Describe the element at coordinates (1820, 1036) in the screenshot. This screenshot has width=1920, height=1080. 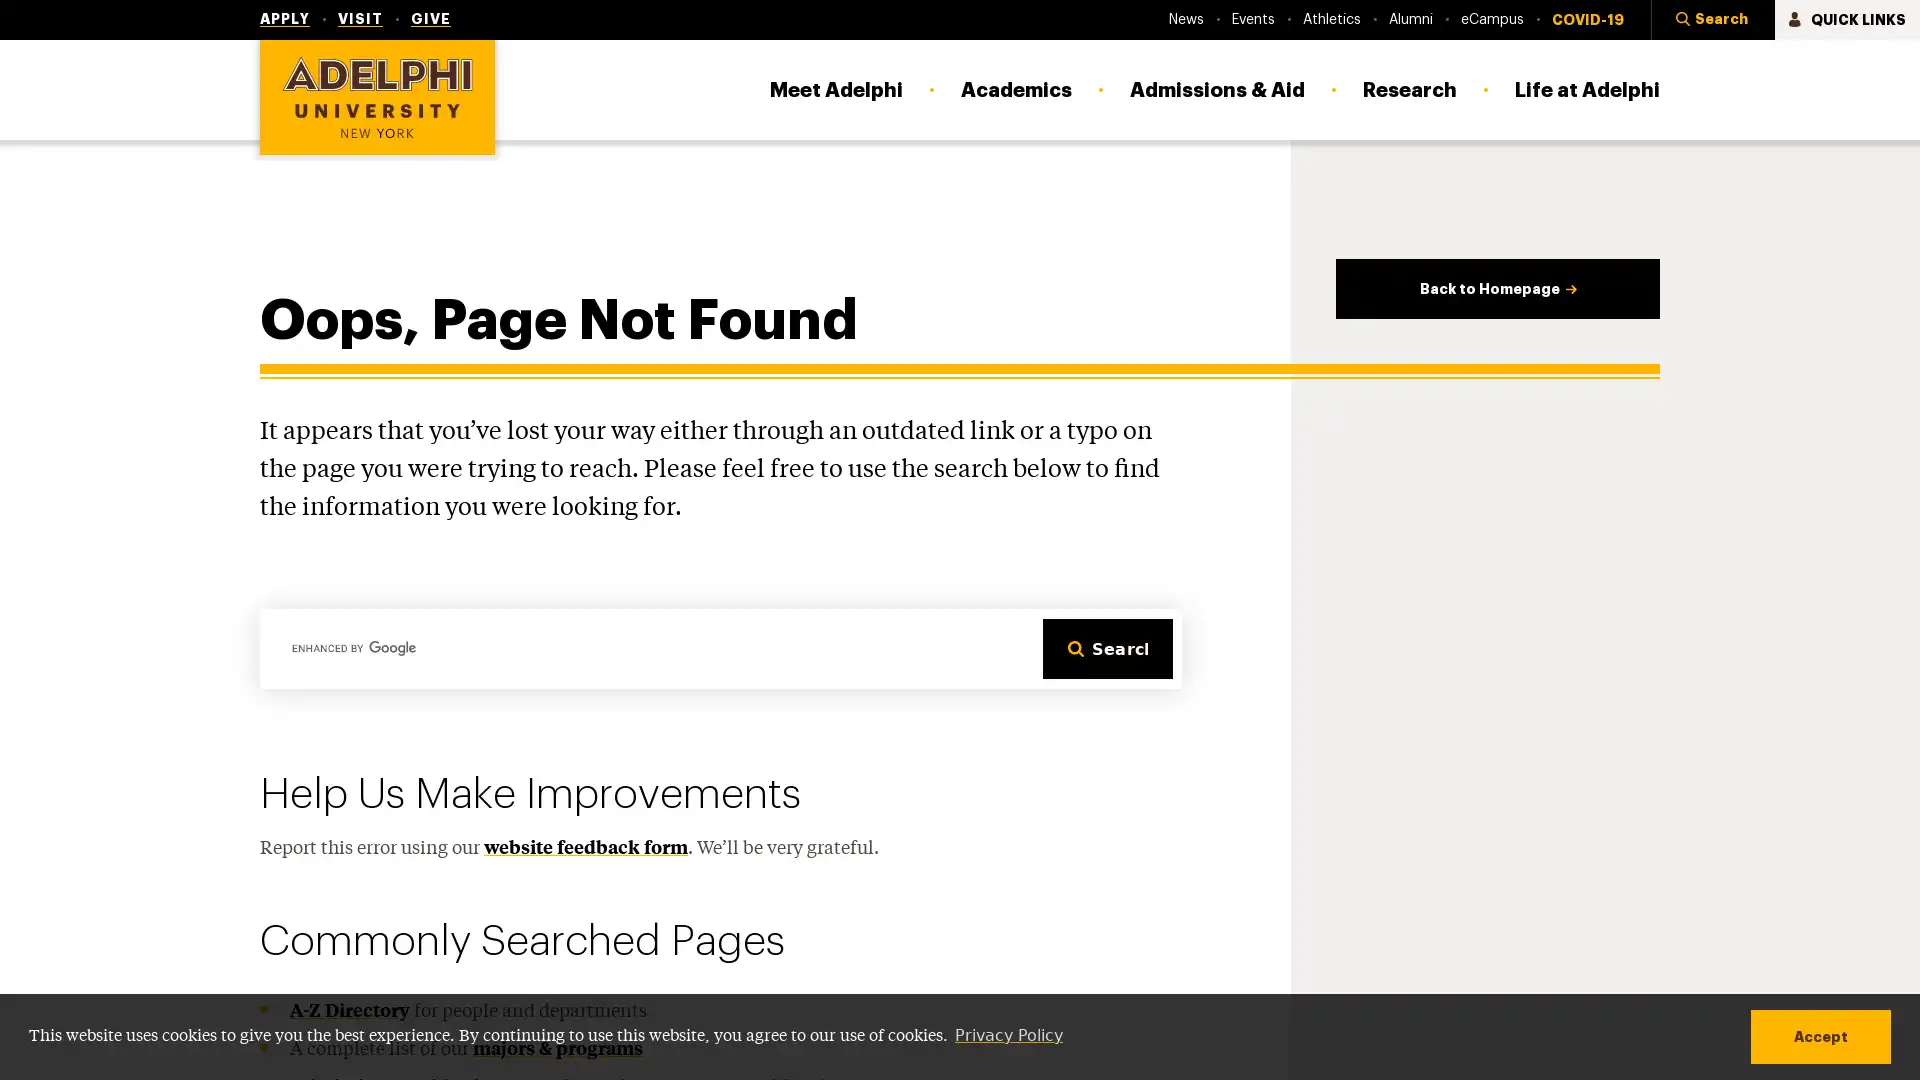
I see `dismiss cookie message` at that location.